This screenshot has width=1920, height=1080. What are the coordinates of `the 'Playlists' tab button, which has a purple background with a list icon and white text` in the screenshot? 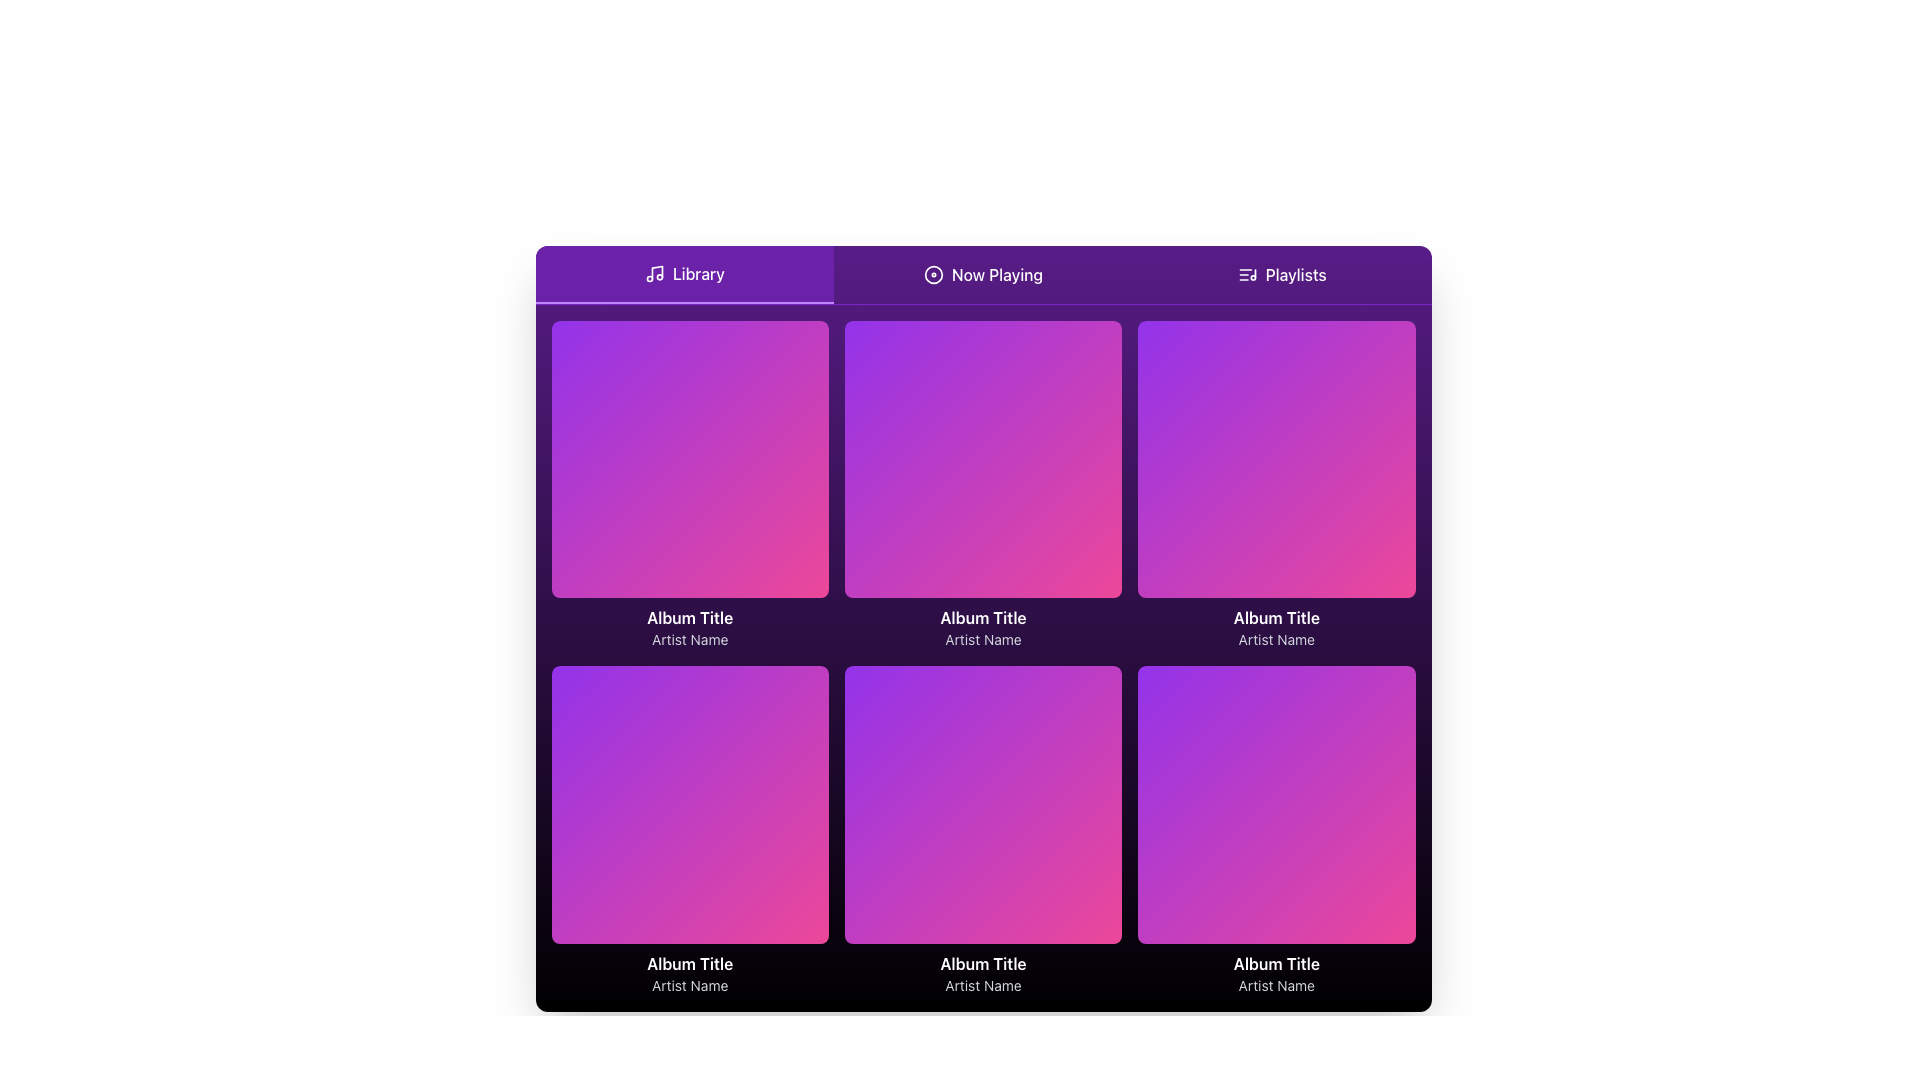 It's located at (1282, 274).